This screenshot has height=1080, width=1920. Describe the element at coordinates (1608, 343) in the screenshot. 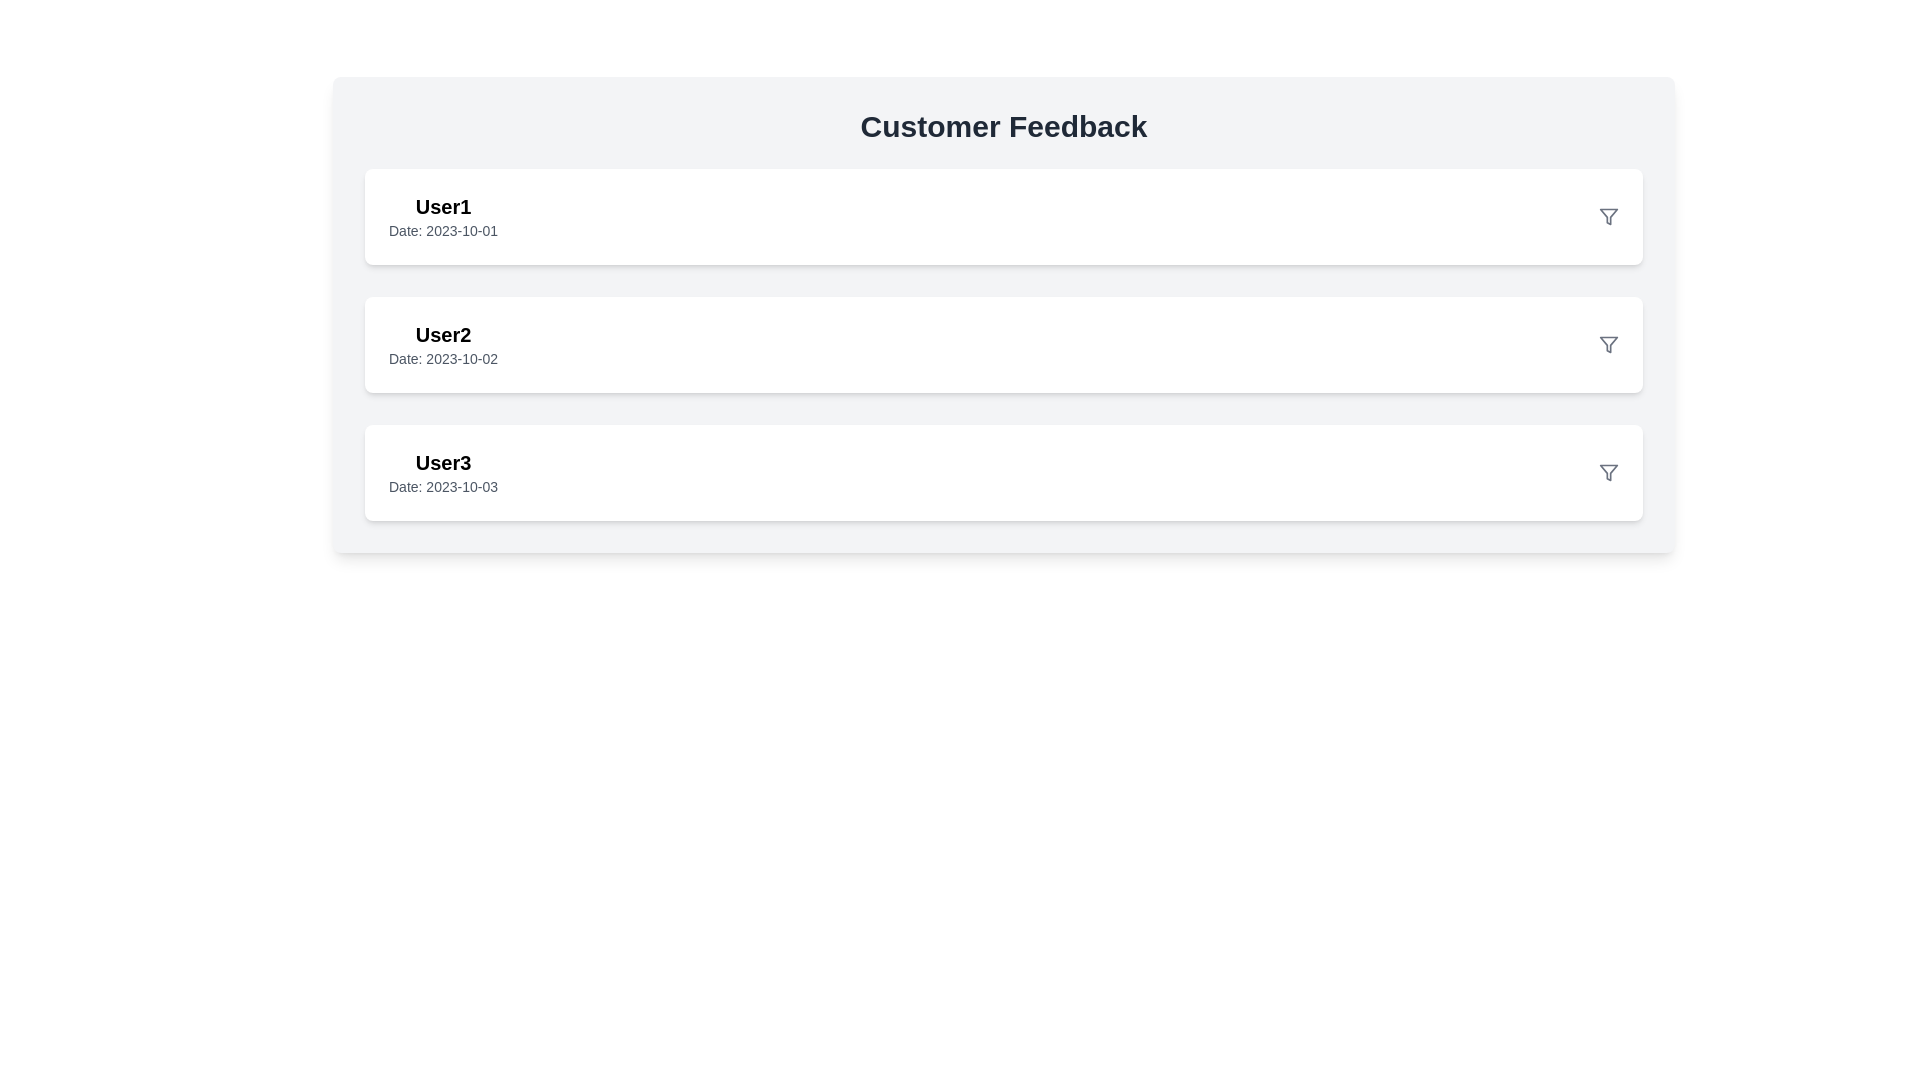

I see `the funnel icon representing the filter functionality, which is the third interactive icon from the top, located to the far-right of the user-related information panel for 'User2'` at that location.